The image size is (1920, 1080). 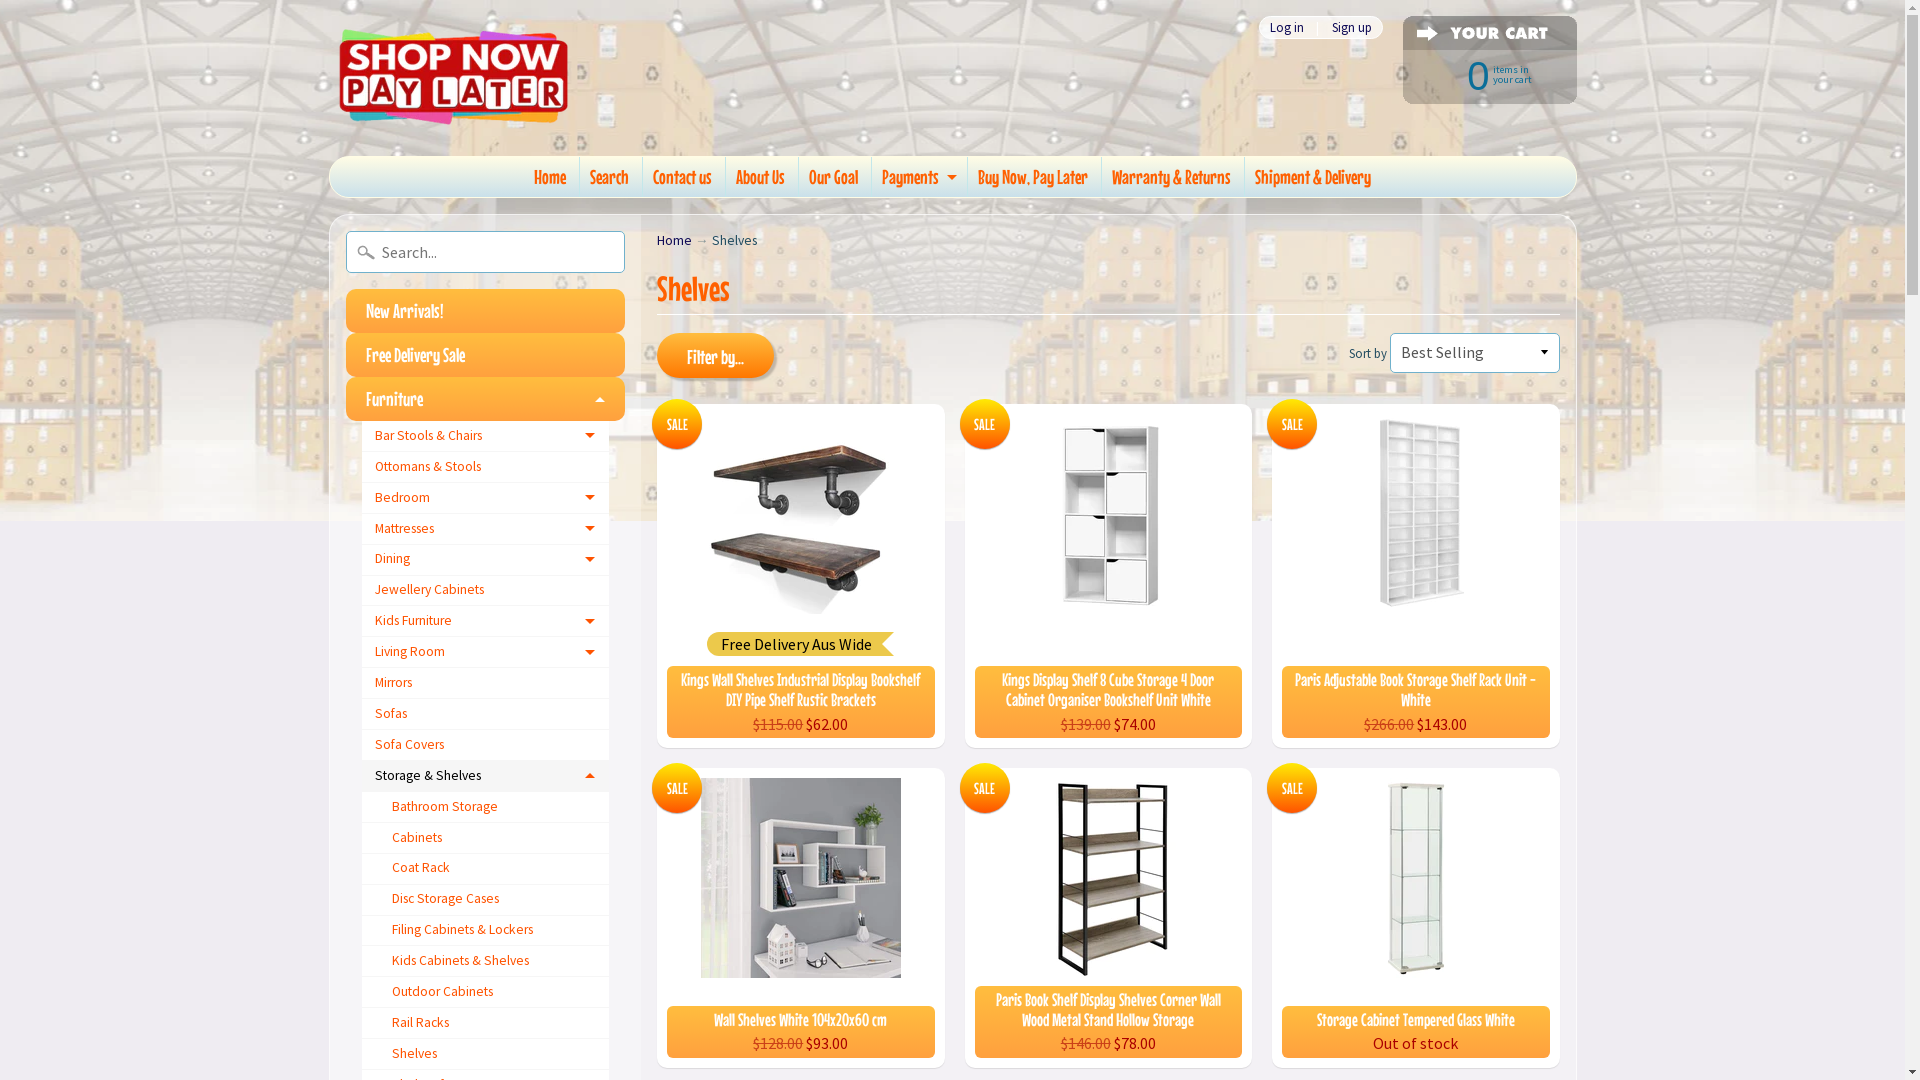 What do you see at coordinates (608, 176) in the screenshot?
I see `'Search'` at bounding box center [608, 176].